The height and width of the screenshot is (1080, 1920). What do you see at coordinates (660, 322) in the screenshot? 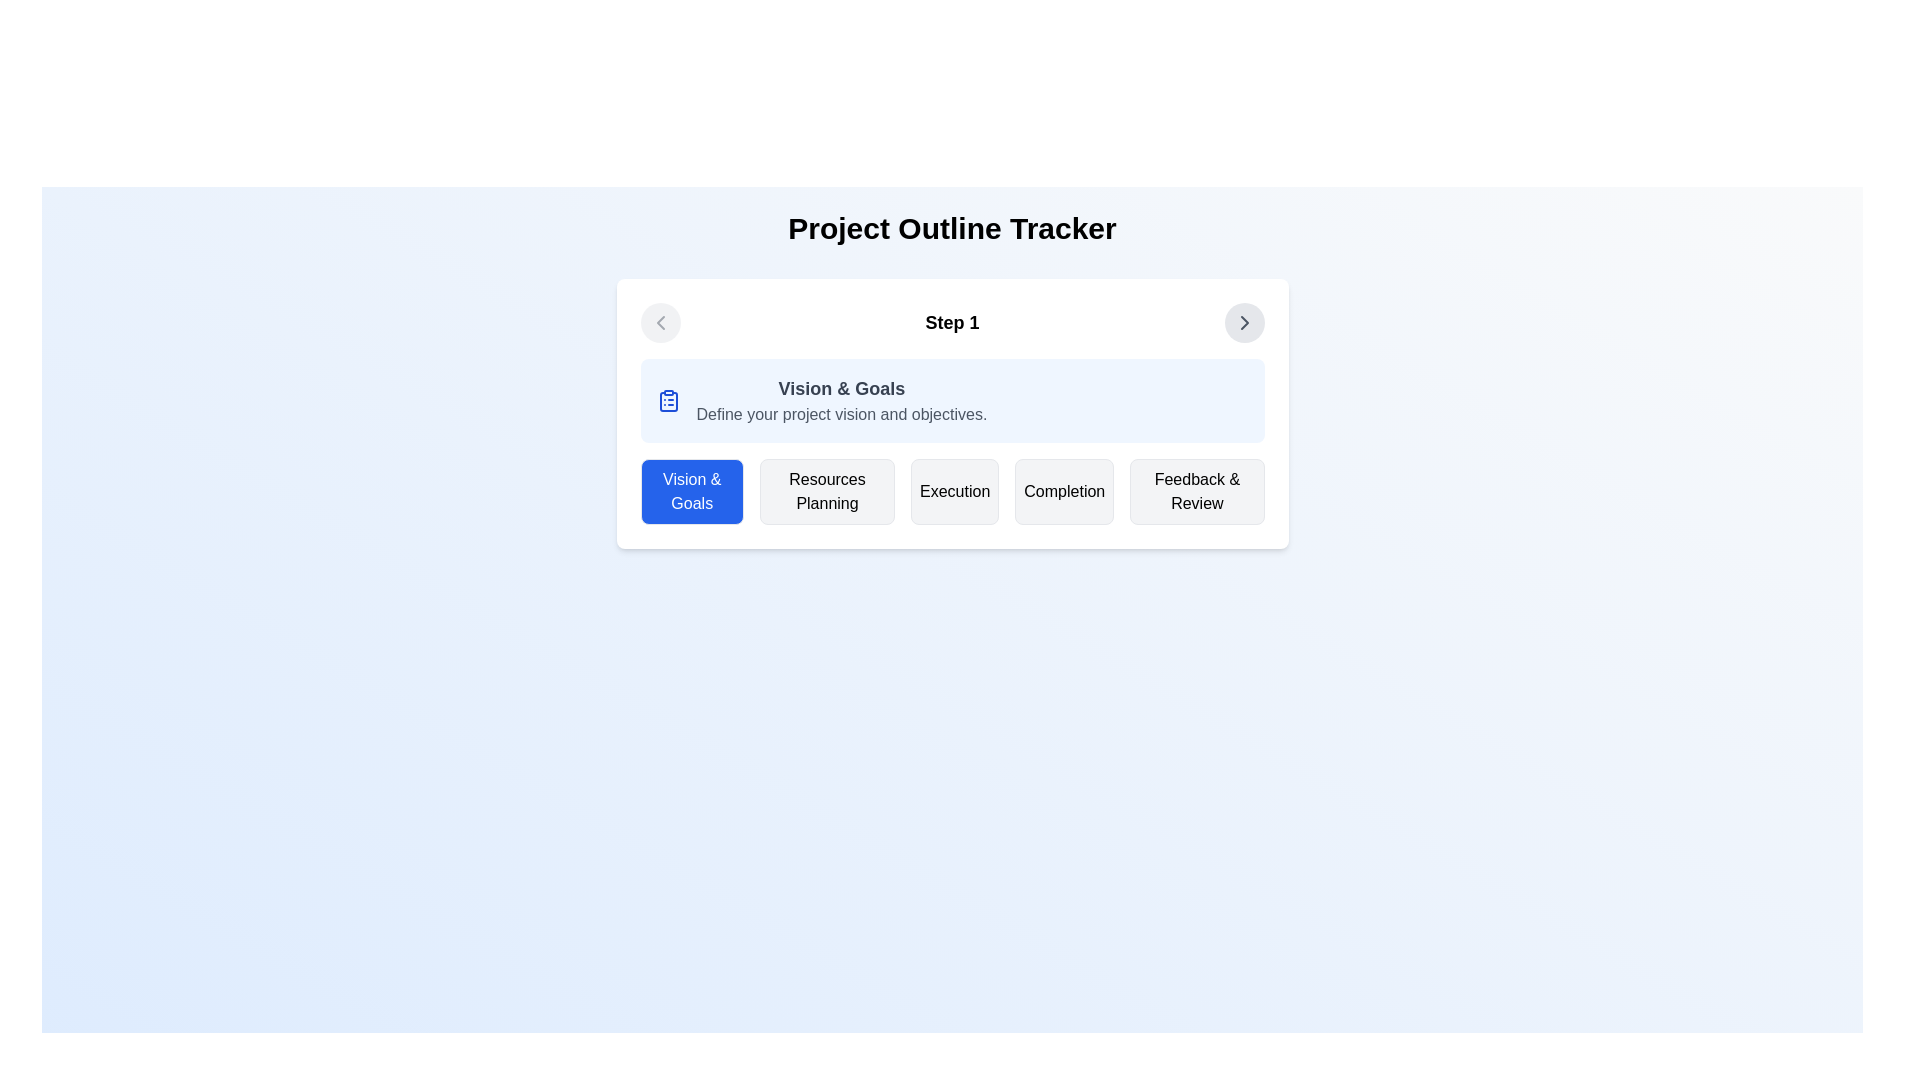
I see `the gray-stroked left-facing chevron icon within the circular button in the top left corner of the 'Project Outline Tracker' interface, adjacent to the 'Step 1' title` at bounding box center [660, 322].